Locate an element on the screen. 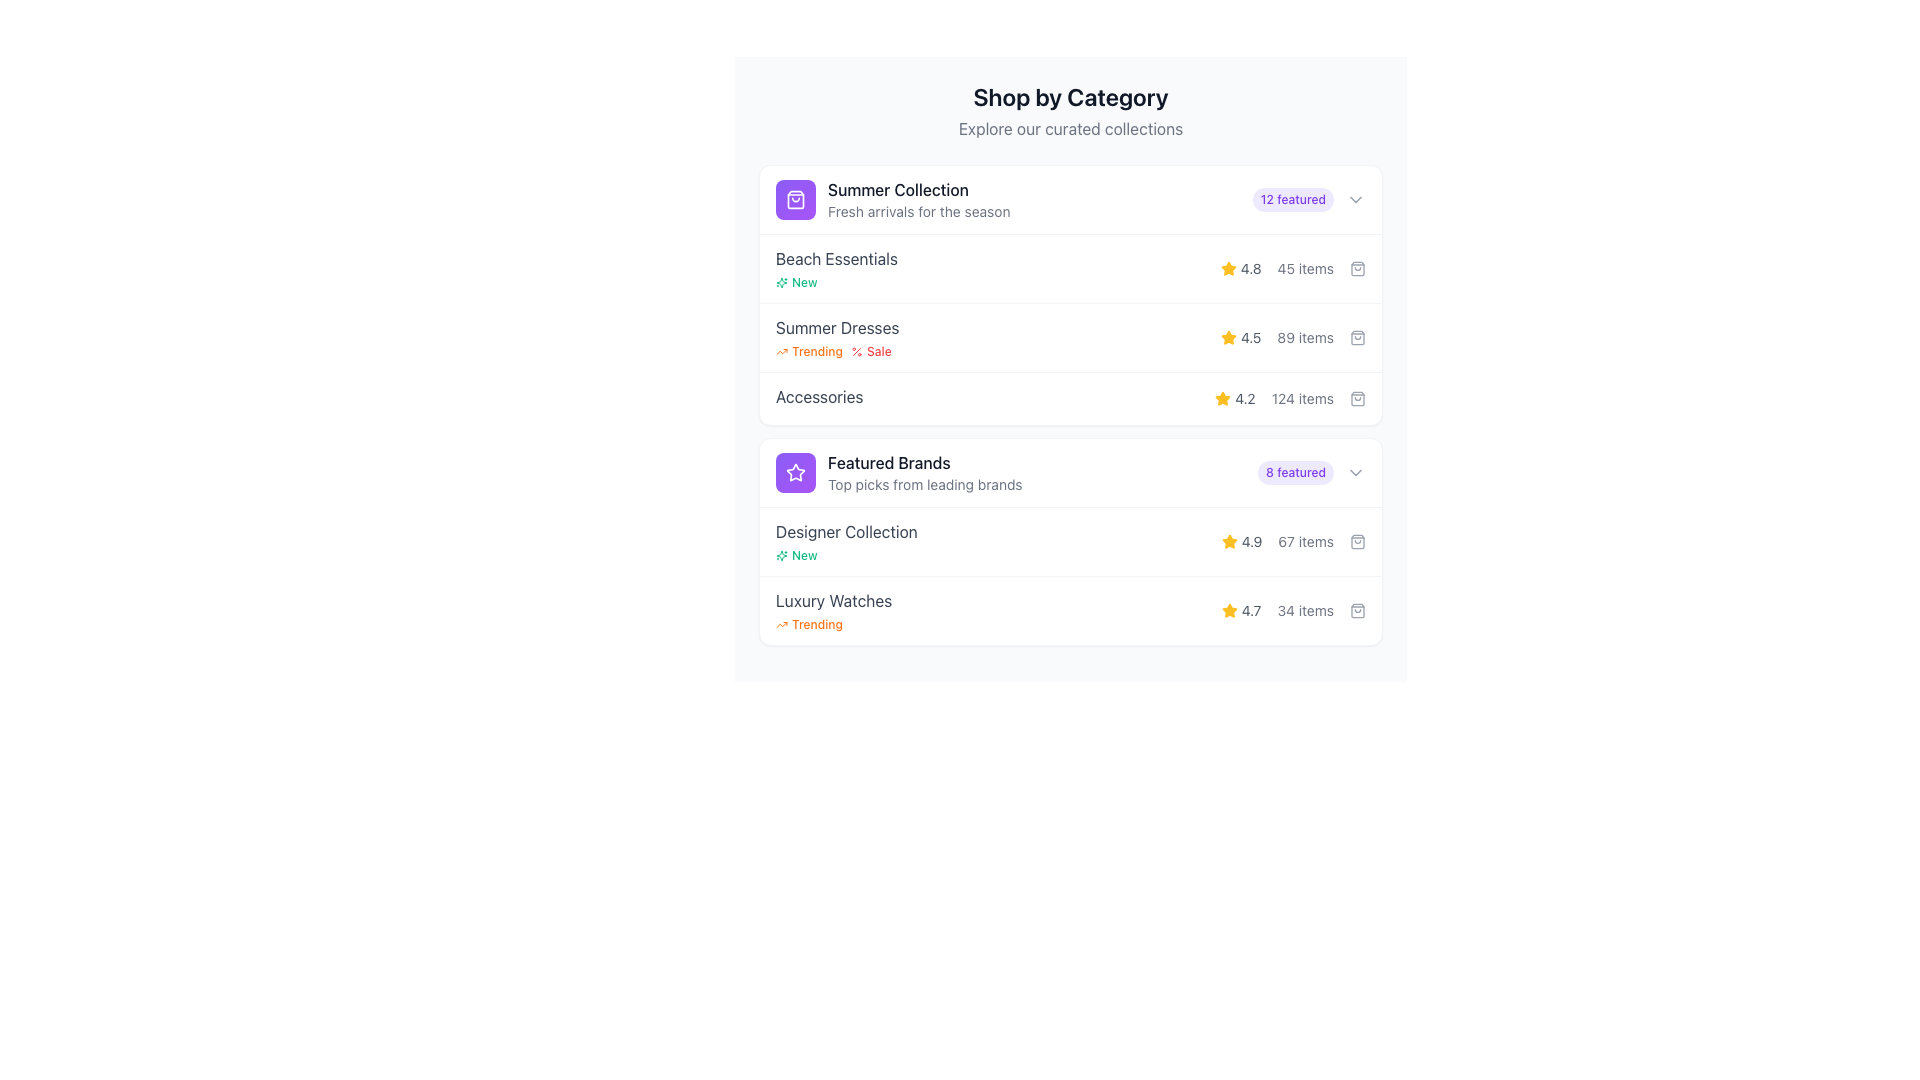 The height and width of the screenshot is (1080, 1920). the 'Luxury Watches' list item under the 'Featured Brands' section is located at coordinates (1069, 609).